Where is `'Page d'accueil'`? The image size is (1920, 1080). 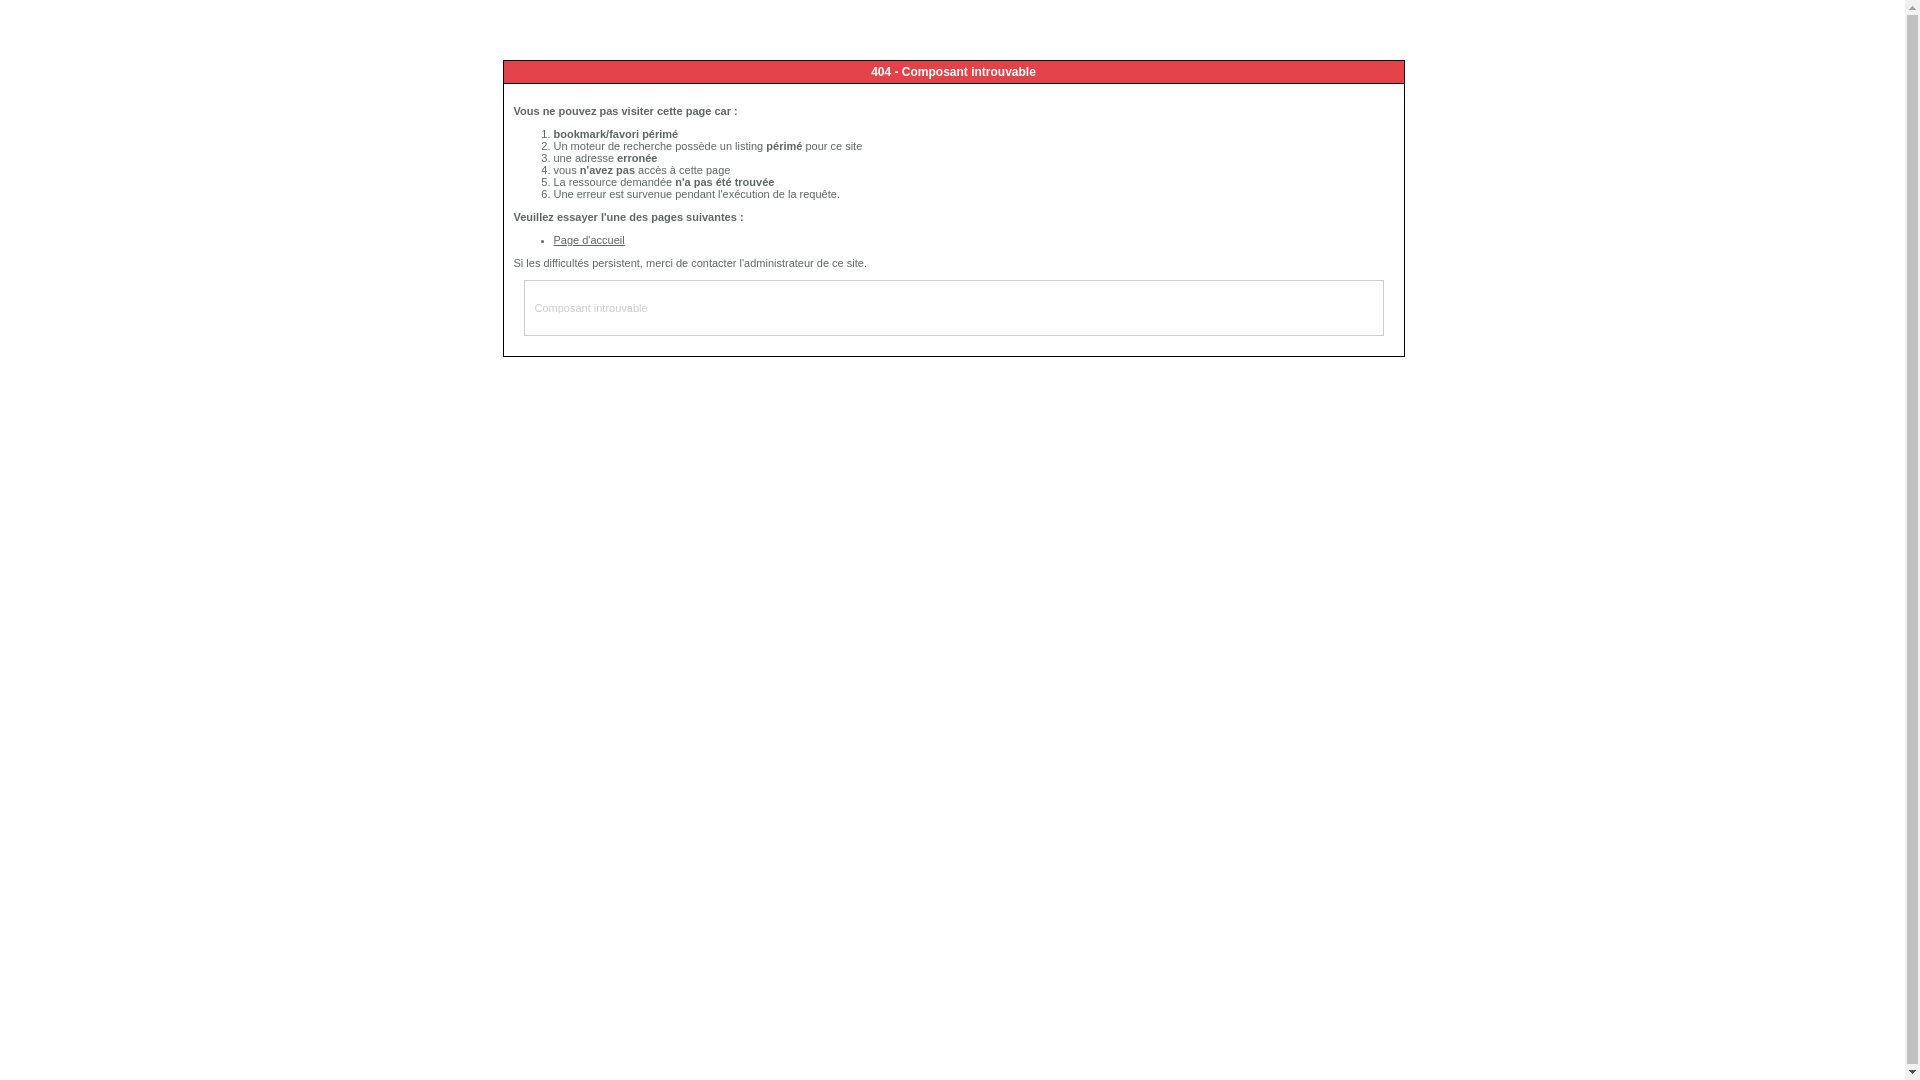
'Page d'accueil' is located at coordinates (588, 238).